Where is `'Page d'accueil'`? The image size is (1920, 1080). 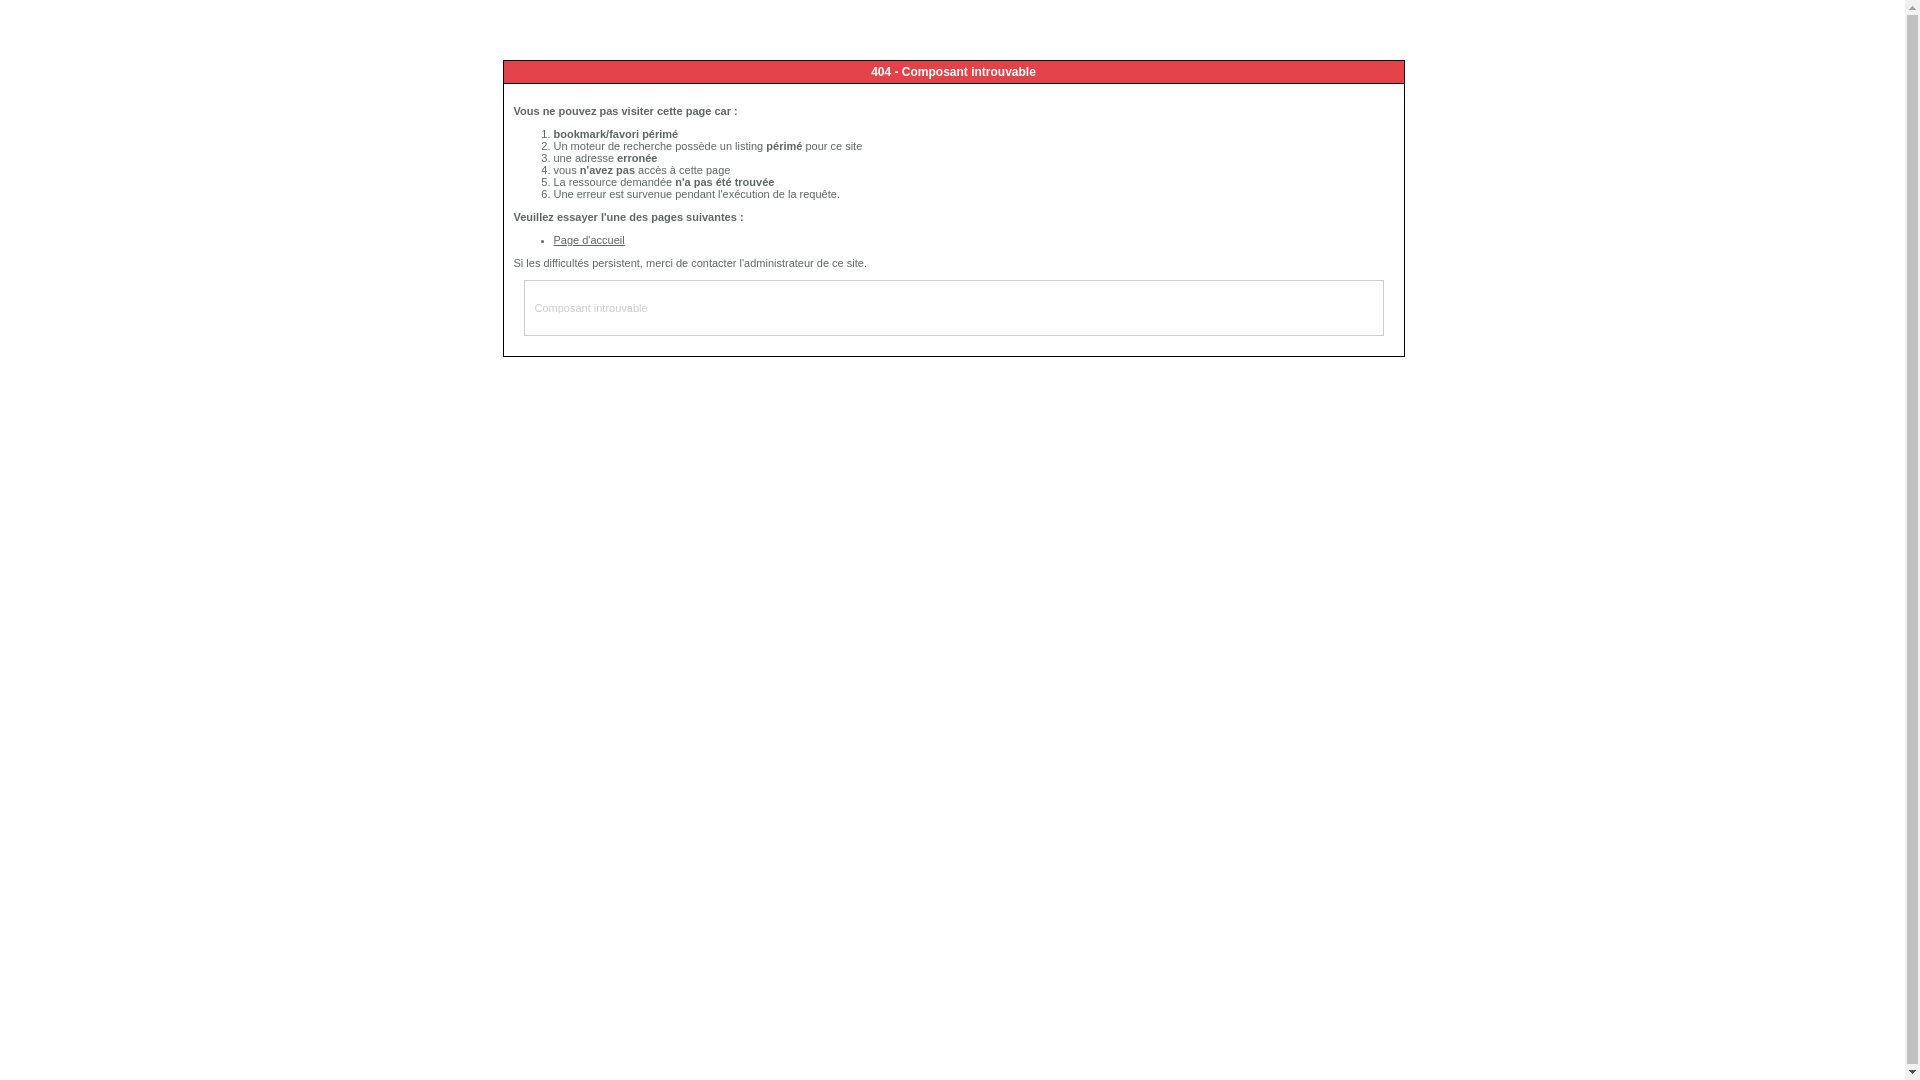
'Page d'accueil' is located at coordinates (588, 238).